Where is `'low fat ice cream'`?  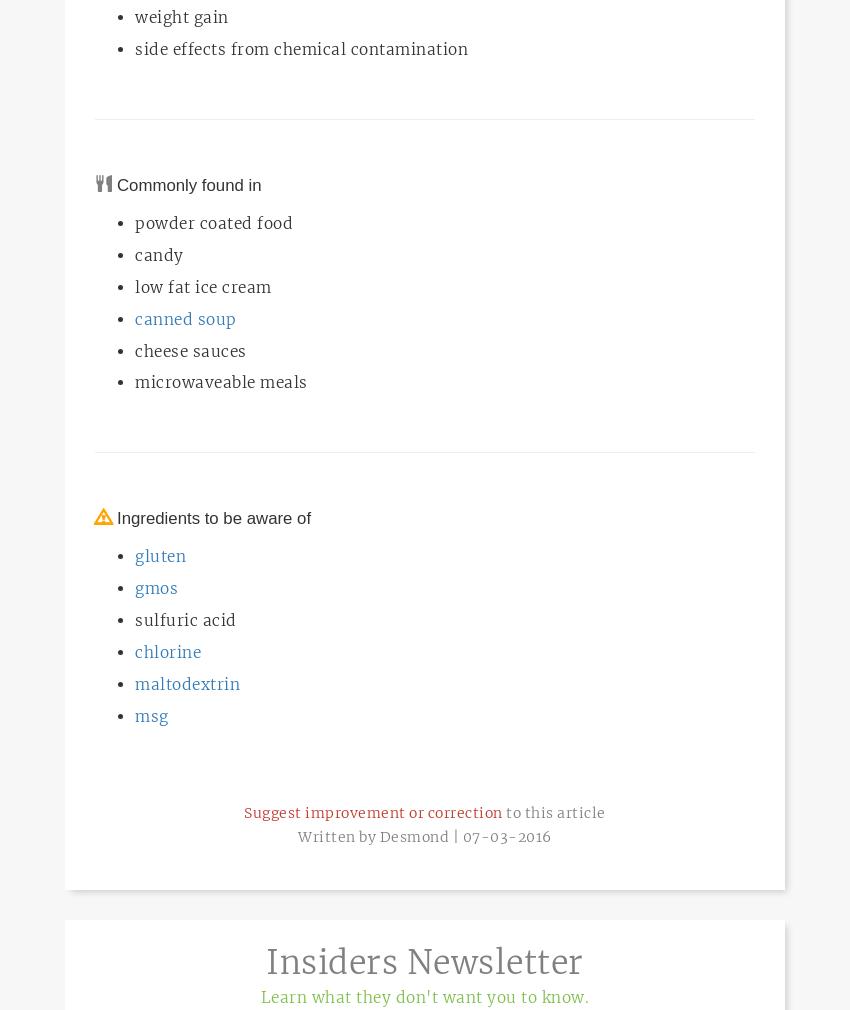 'low fat ice cream' is located at coordinates (201, 286).